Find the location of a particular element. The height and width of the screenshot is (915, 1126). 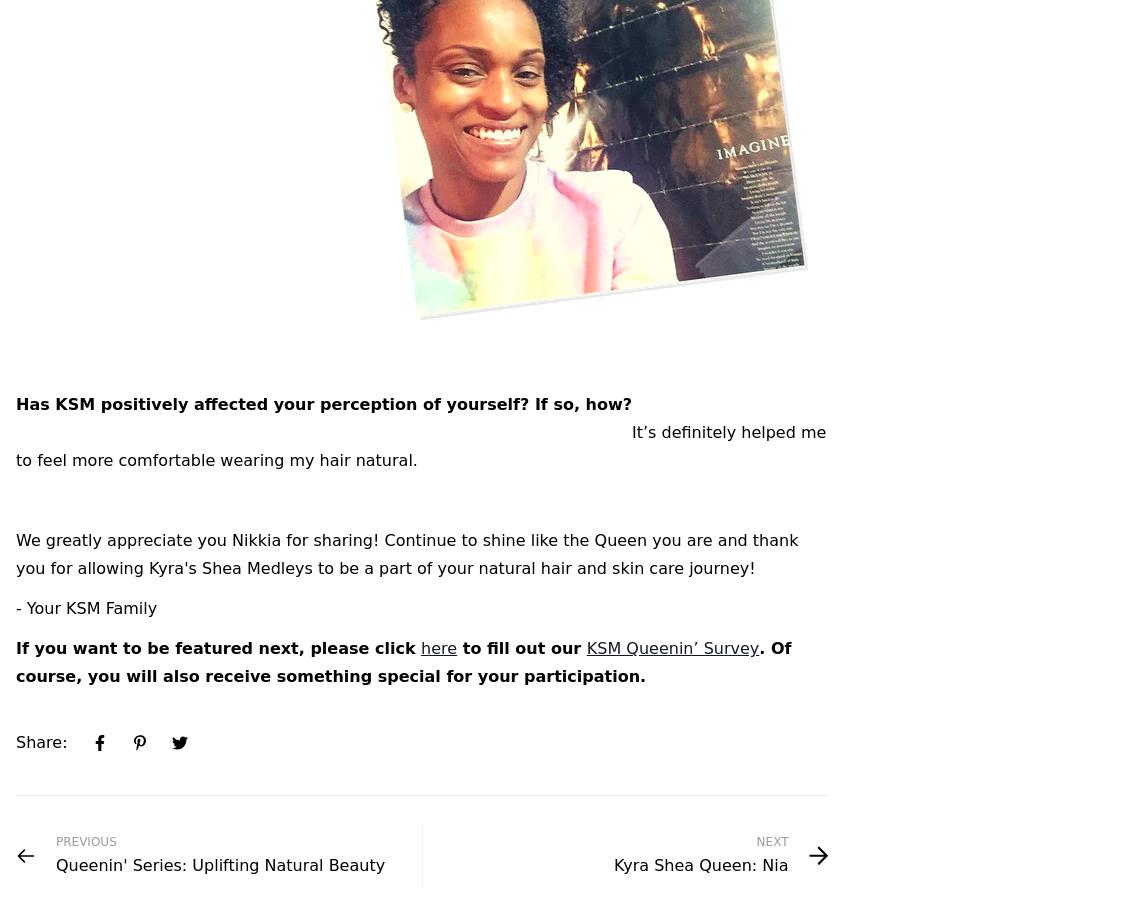

'If you want to be featured next, please click' is located at coordinates (217, 648).